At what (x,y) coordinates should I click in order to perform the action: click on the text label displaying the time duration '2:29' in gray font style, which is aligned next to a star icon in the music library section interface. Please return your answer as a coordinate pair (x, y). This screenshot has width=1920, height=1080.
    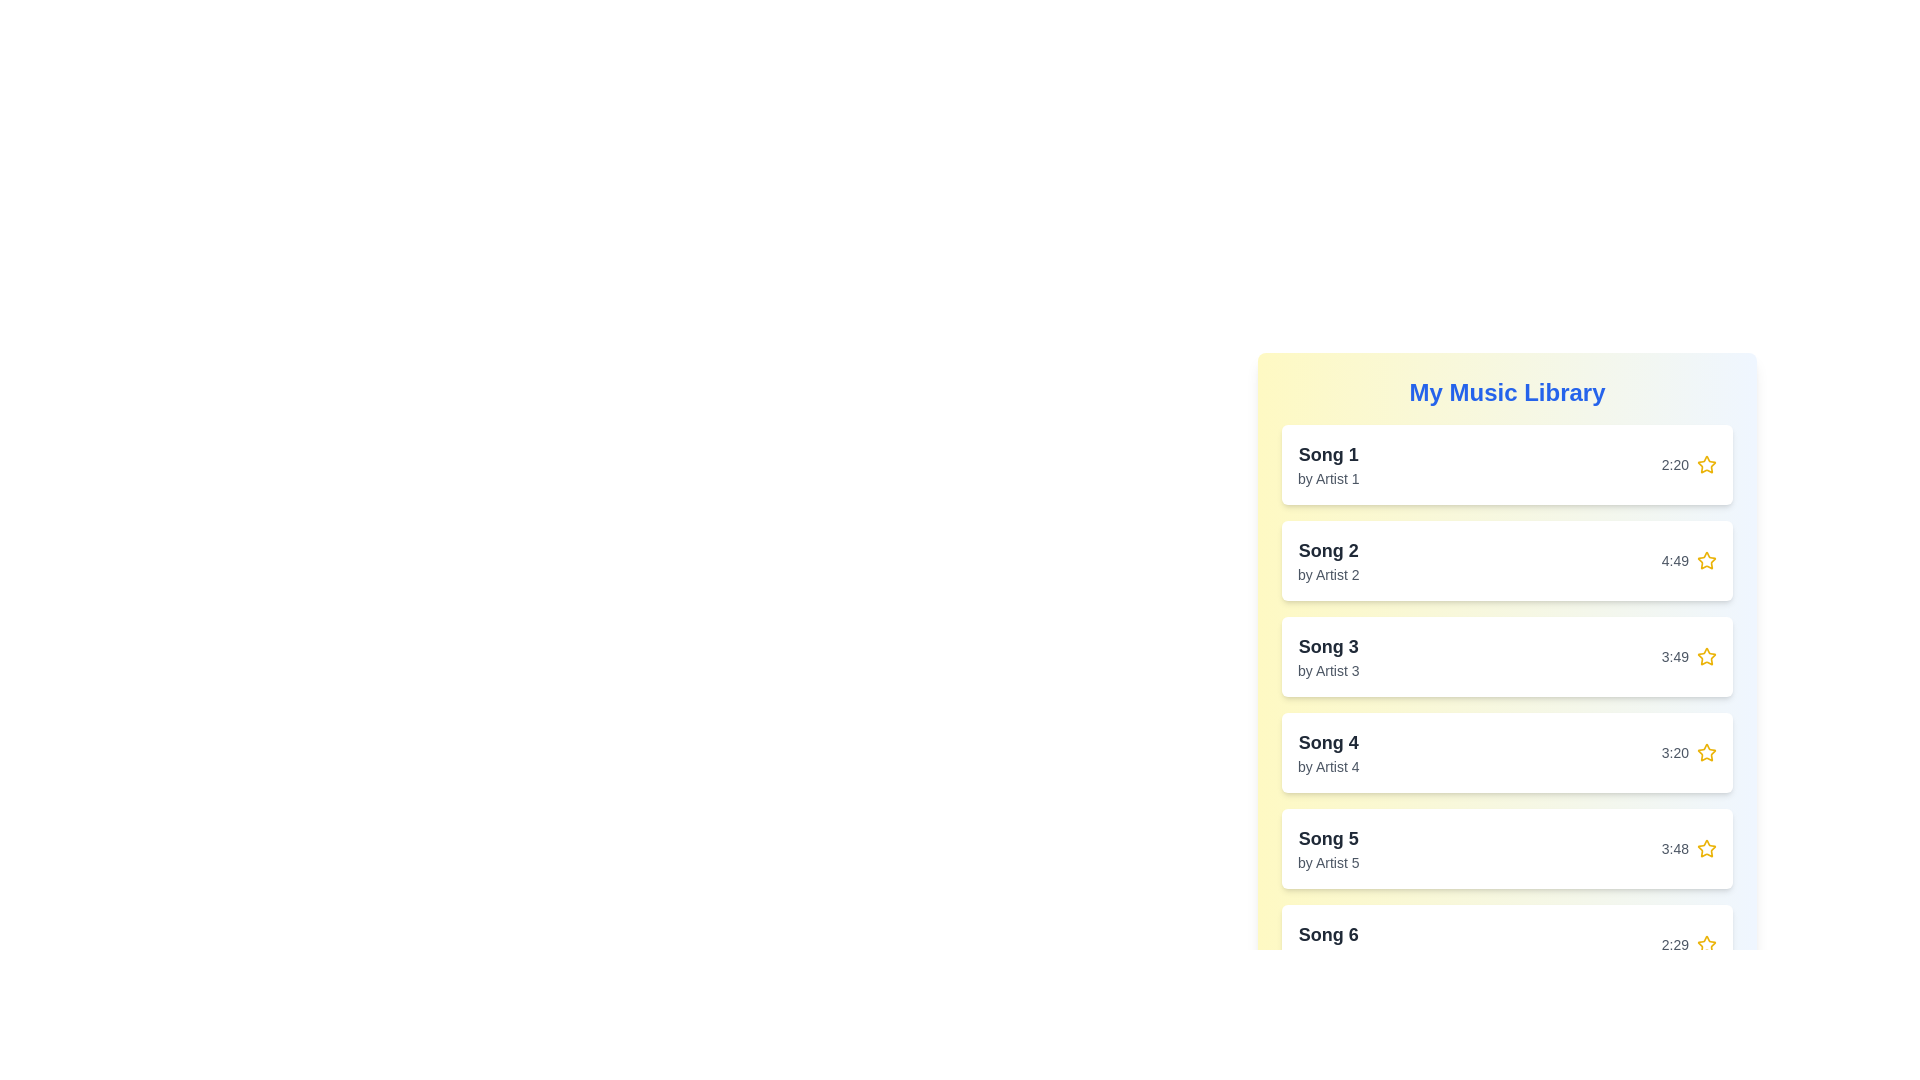
    Looking at the image, I should click on (1675, 945).